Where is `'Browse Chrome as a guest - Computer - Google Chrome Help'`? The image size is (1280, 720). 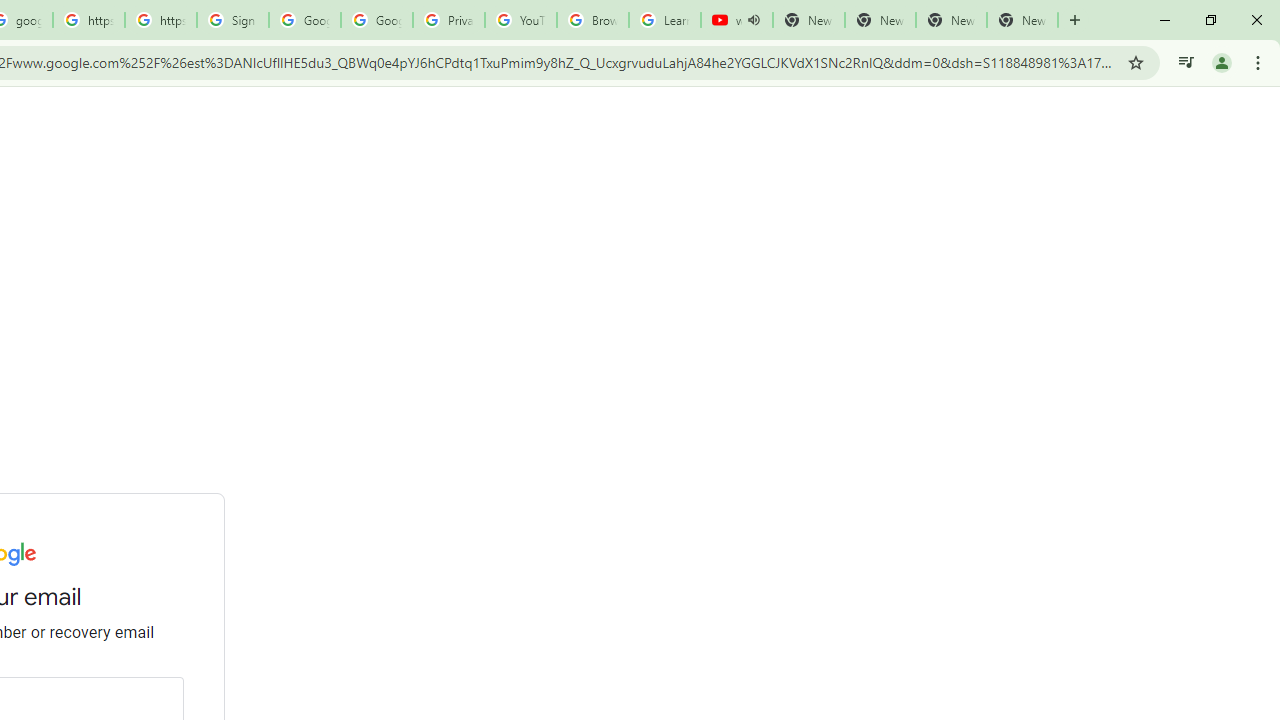
'Browse Chrome as a guest - Computer - Google Chrome Help' is located at coordinates (591, 20).